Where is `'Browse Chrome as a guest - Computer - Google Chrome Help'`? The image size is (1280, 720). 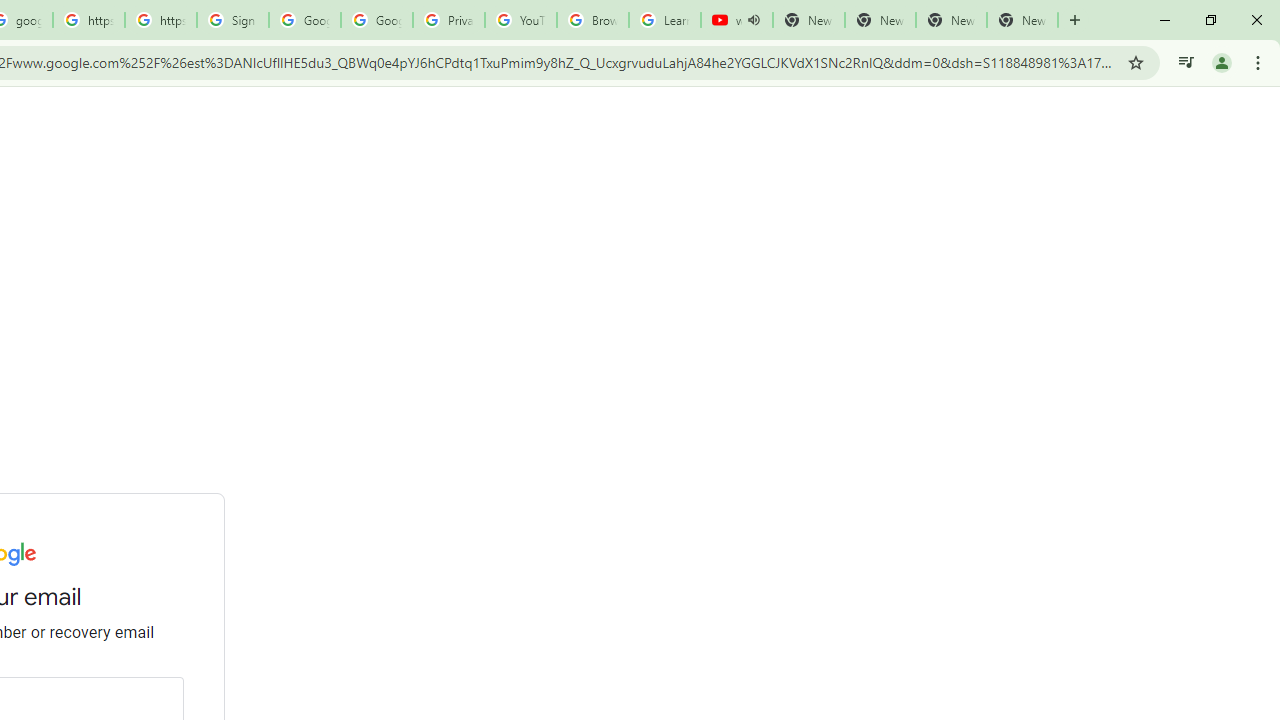
'Browse Chrome as a guest - Computer - Google Chrome Help' is located at coordinates (591, 20).